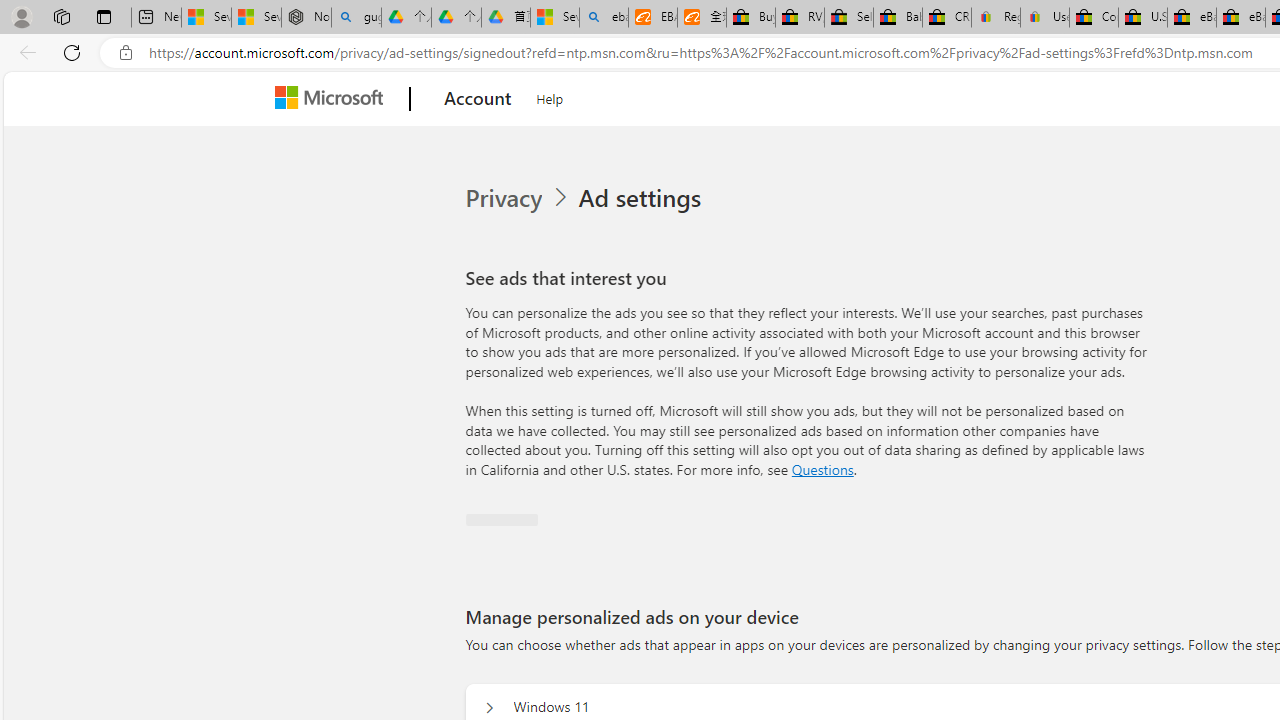  What do you see at coordinates (1092, 17) in the screenshot?
I see `'Consumer Health Data Privacy Policy - eBay Inc.'` at bounding box center [1092, 17].